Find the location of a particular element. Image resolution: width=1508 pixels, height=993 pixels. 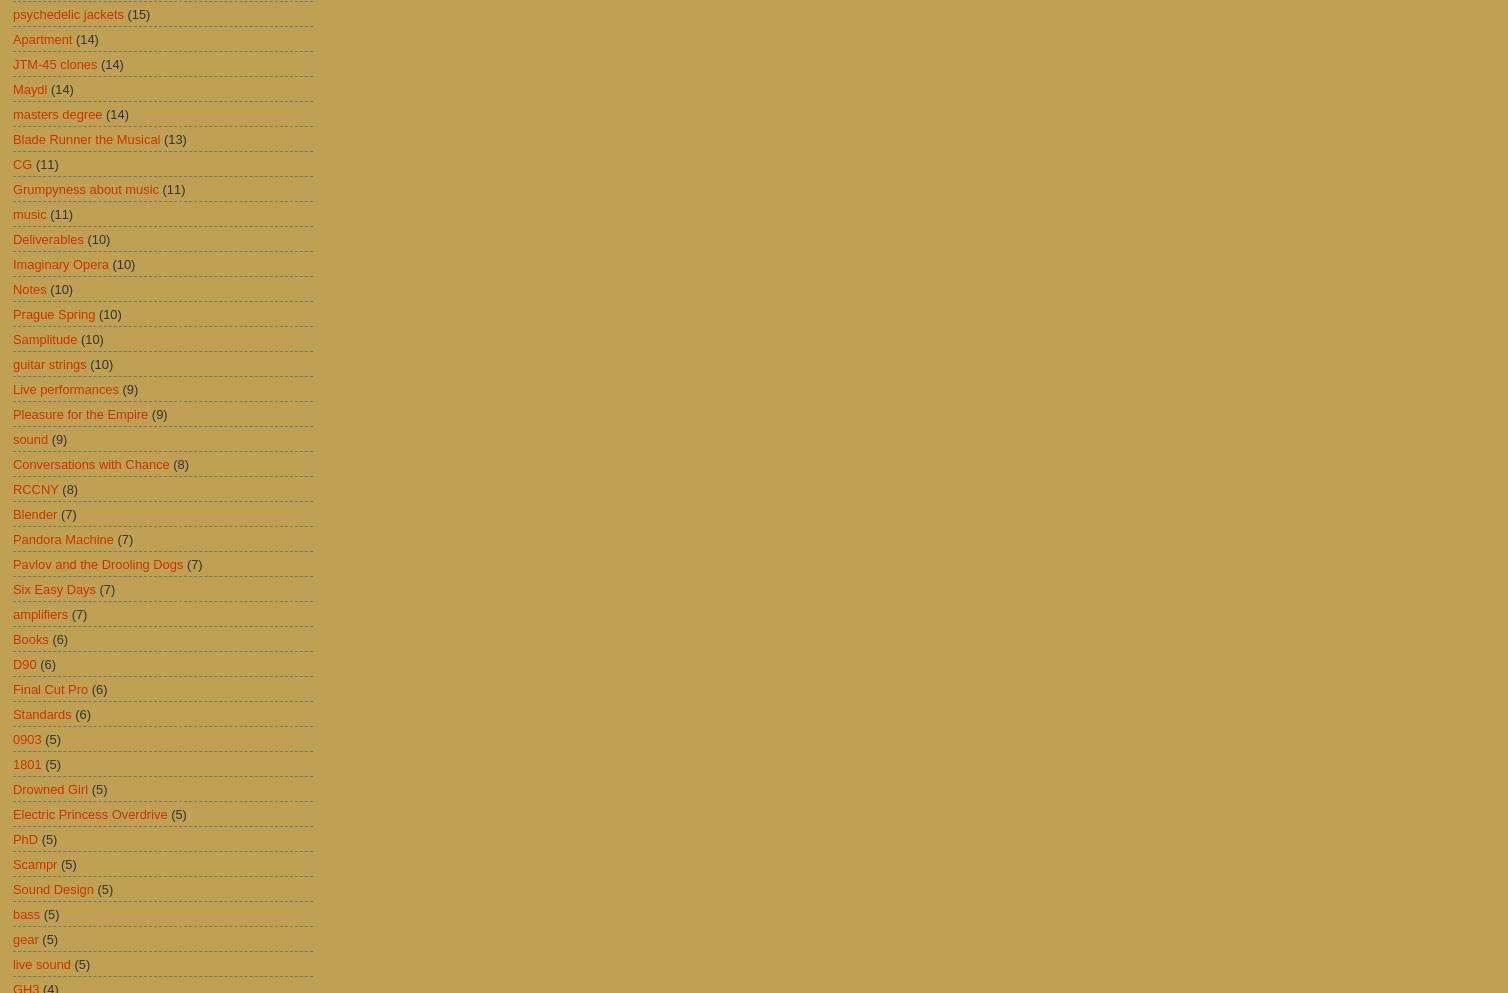

'Notes' is located at coordinates (29, 288).